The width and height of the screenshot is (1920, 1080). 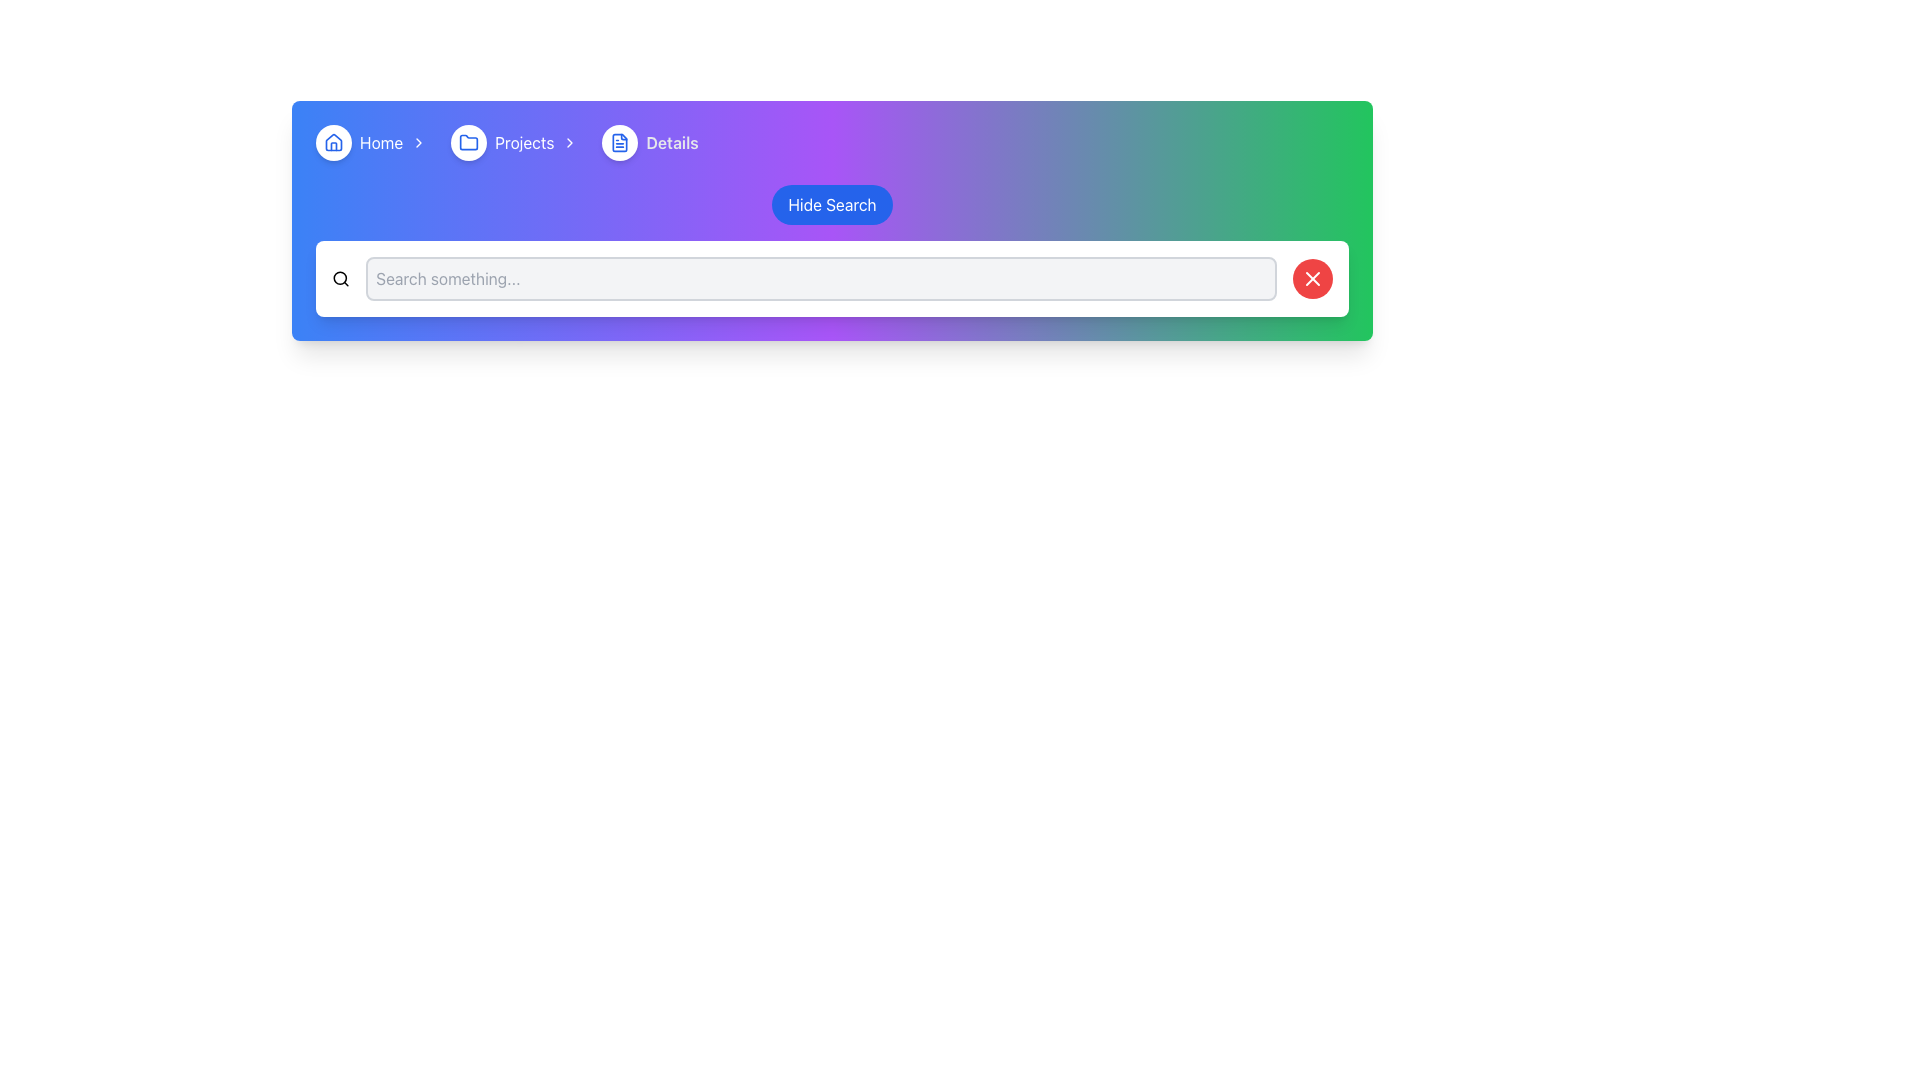 I want to click on the 'Details' icon in the header breadcrumbs bar, so click(x=619, y=141).